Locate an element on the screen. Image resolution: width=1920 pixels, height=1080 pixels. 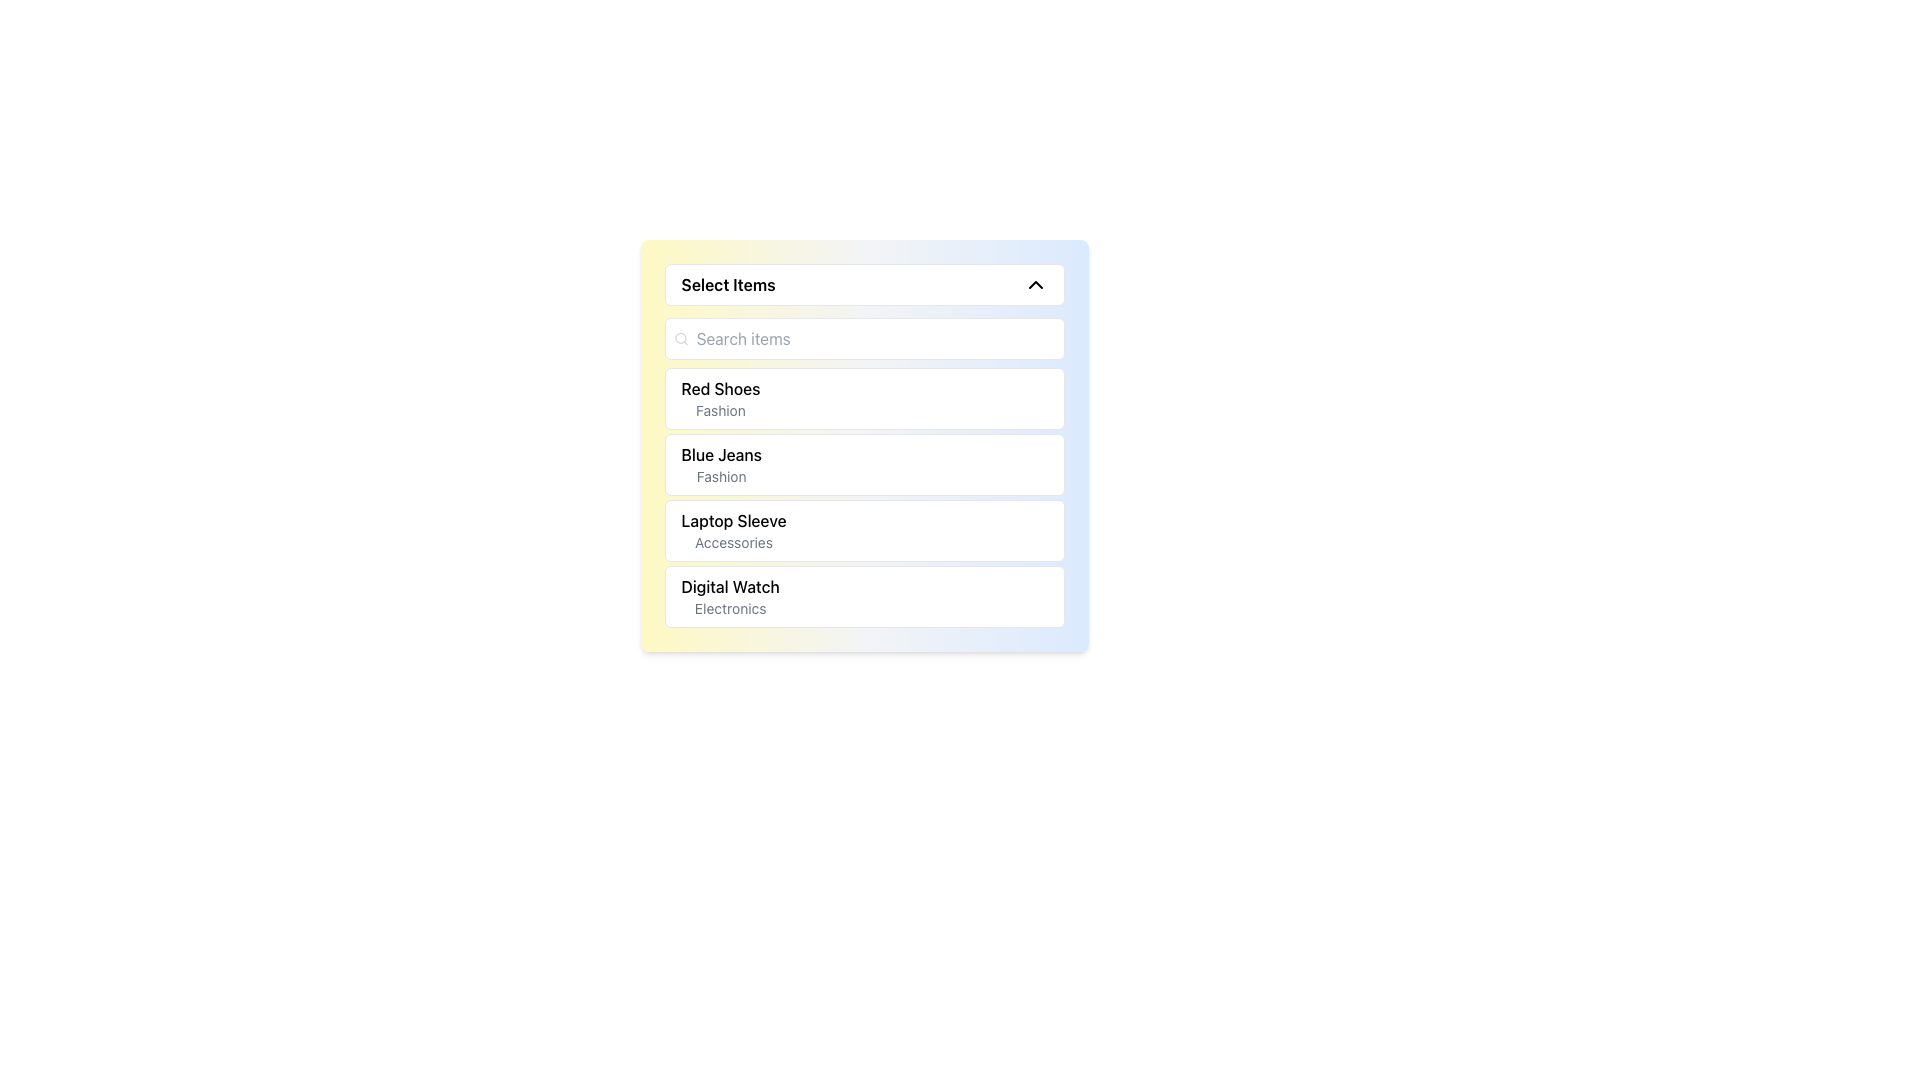
the 'Laptop Sleeve' selectable list item in the dropdown interface is located at coordinates (733, 530).